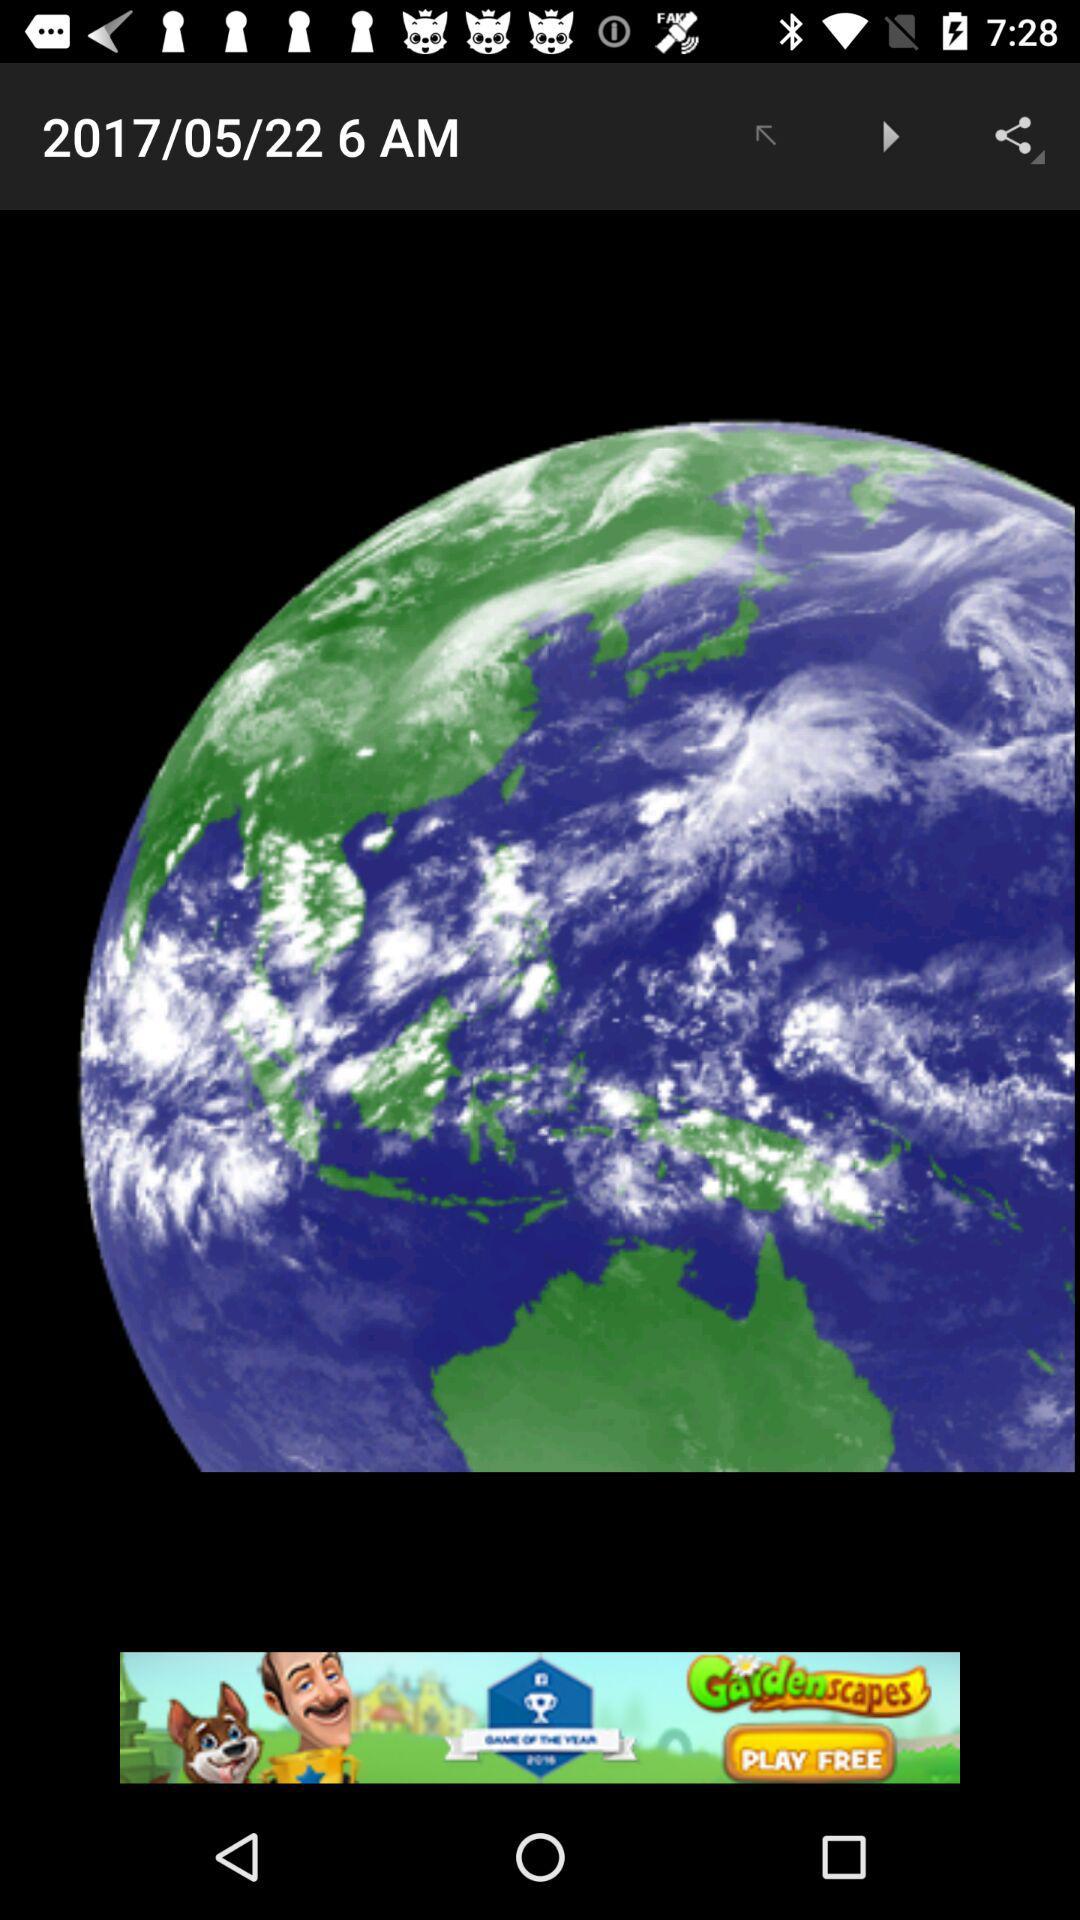 The image size is (1080, 1920). Describe the element at coordinates (764, 135) in the screenshot. I see `item to the right of the 2017 05 22 app` at that location.